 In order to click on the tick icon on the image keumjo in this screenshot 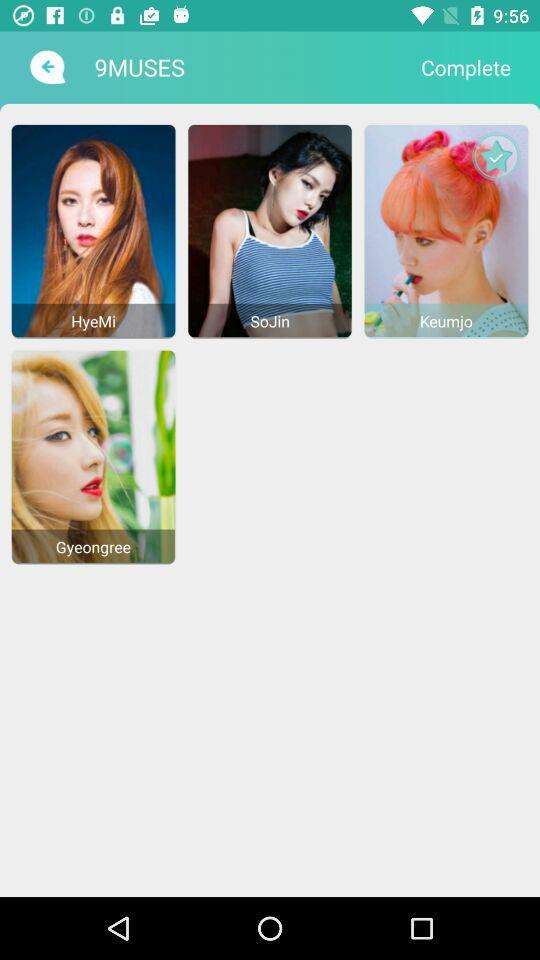, I will do `click(495, 155)`.